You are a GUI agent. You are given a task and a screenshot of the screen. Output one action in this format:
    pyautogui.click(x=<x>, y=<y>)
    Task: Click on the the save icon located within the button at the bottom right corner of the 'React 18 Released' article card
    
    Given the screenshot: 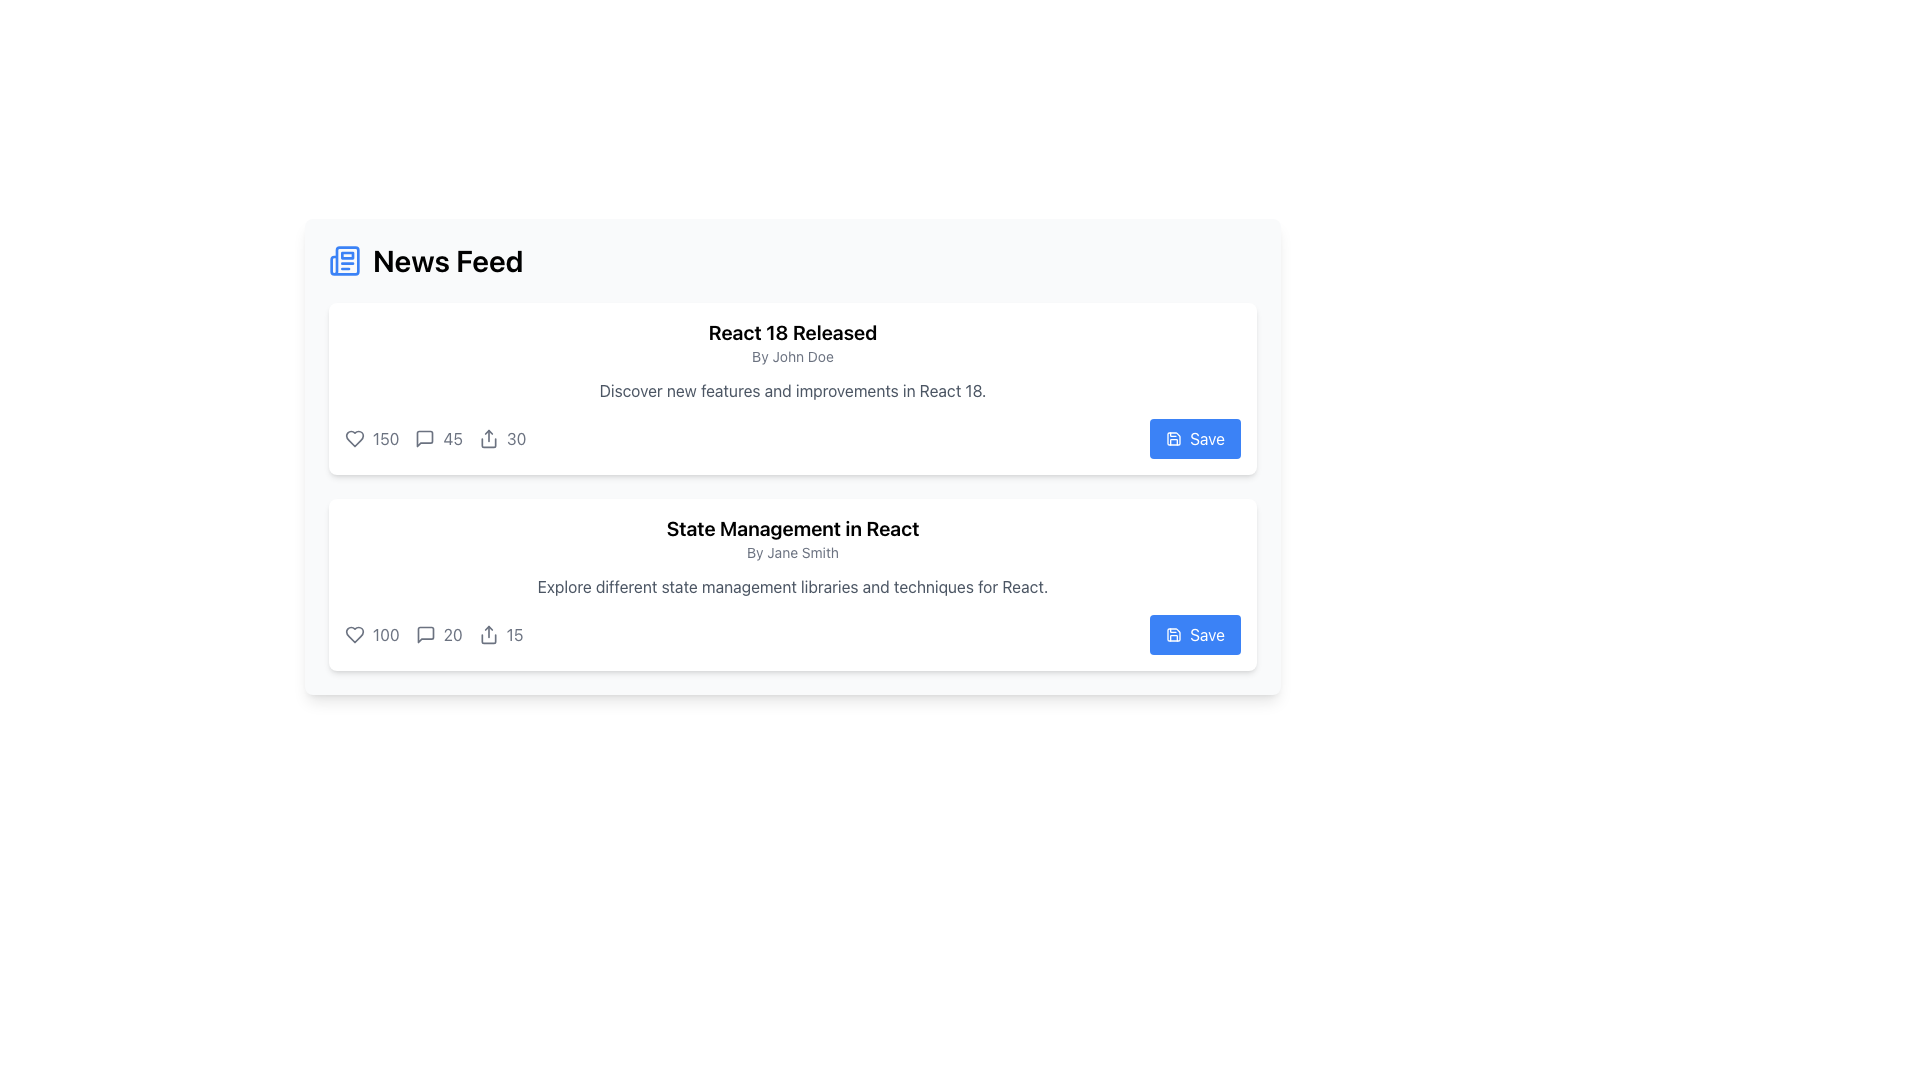 What is the action you would take?
    pyautogui.click(x=1174, y=438)
    